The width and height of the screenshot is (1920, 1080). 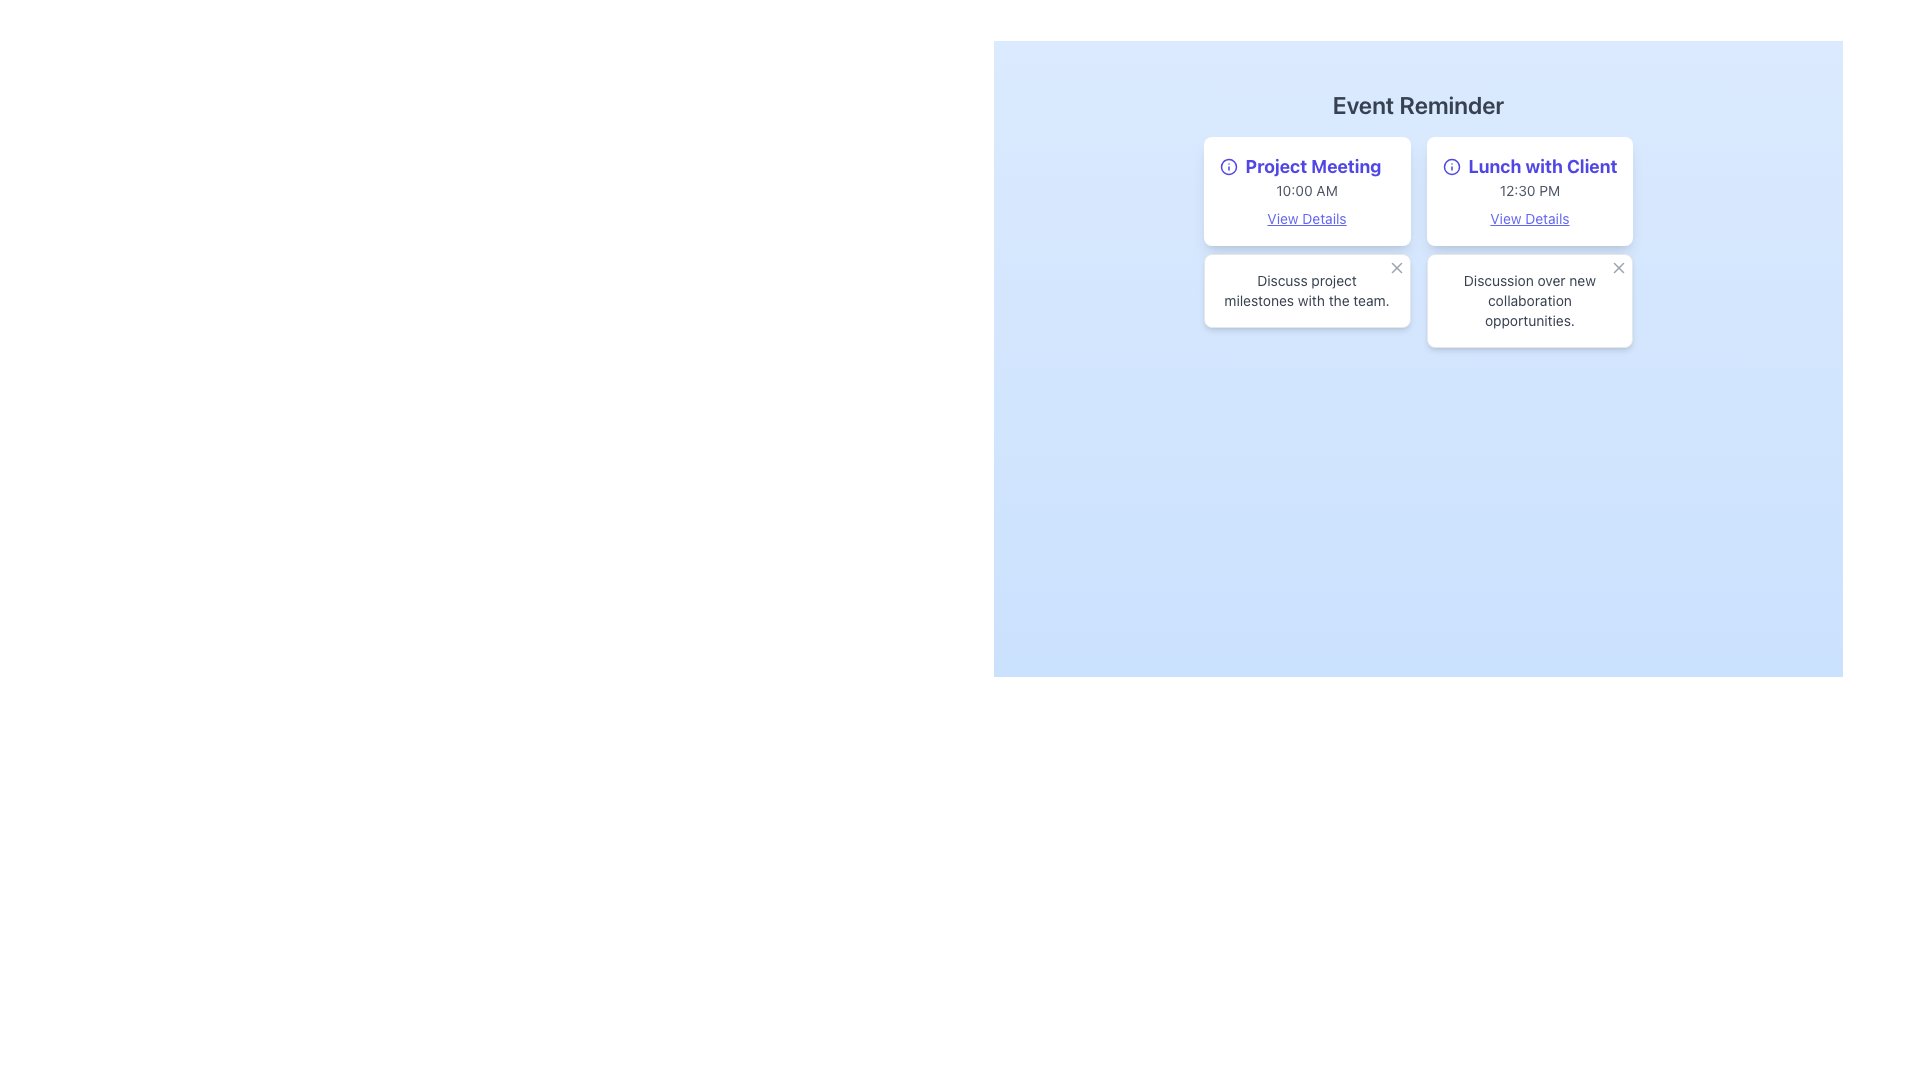 I want to click on the 'View Details' hyperlink located below '12:30 PM' in the 'Lunch with Client' card, so click(x=1528, y=219).